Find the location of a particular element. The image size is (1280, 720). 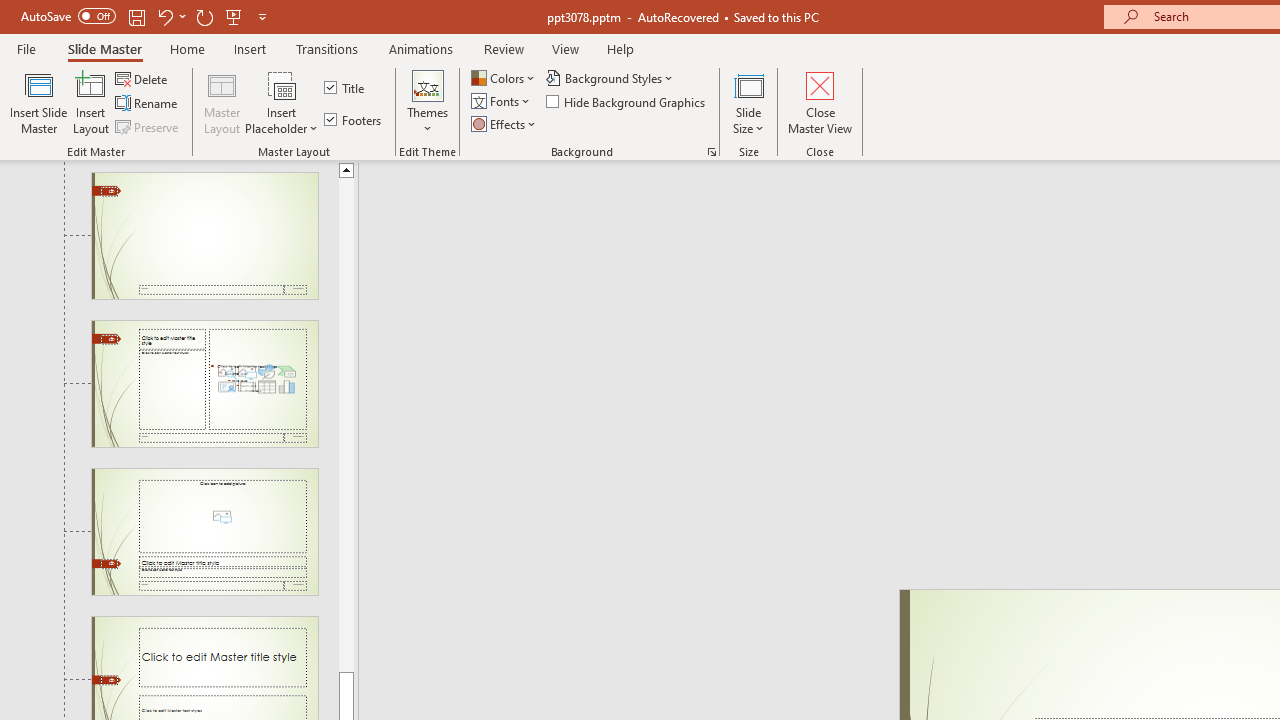

'Format Background...' is located at coordinates (711, 150).